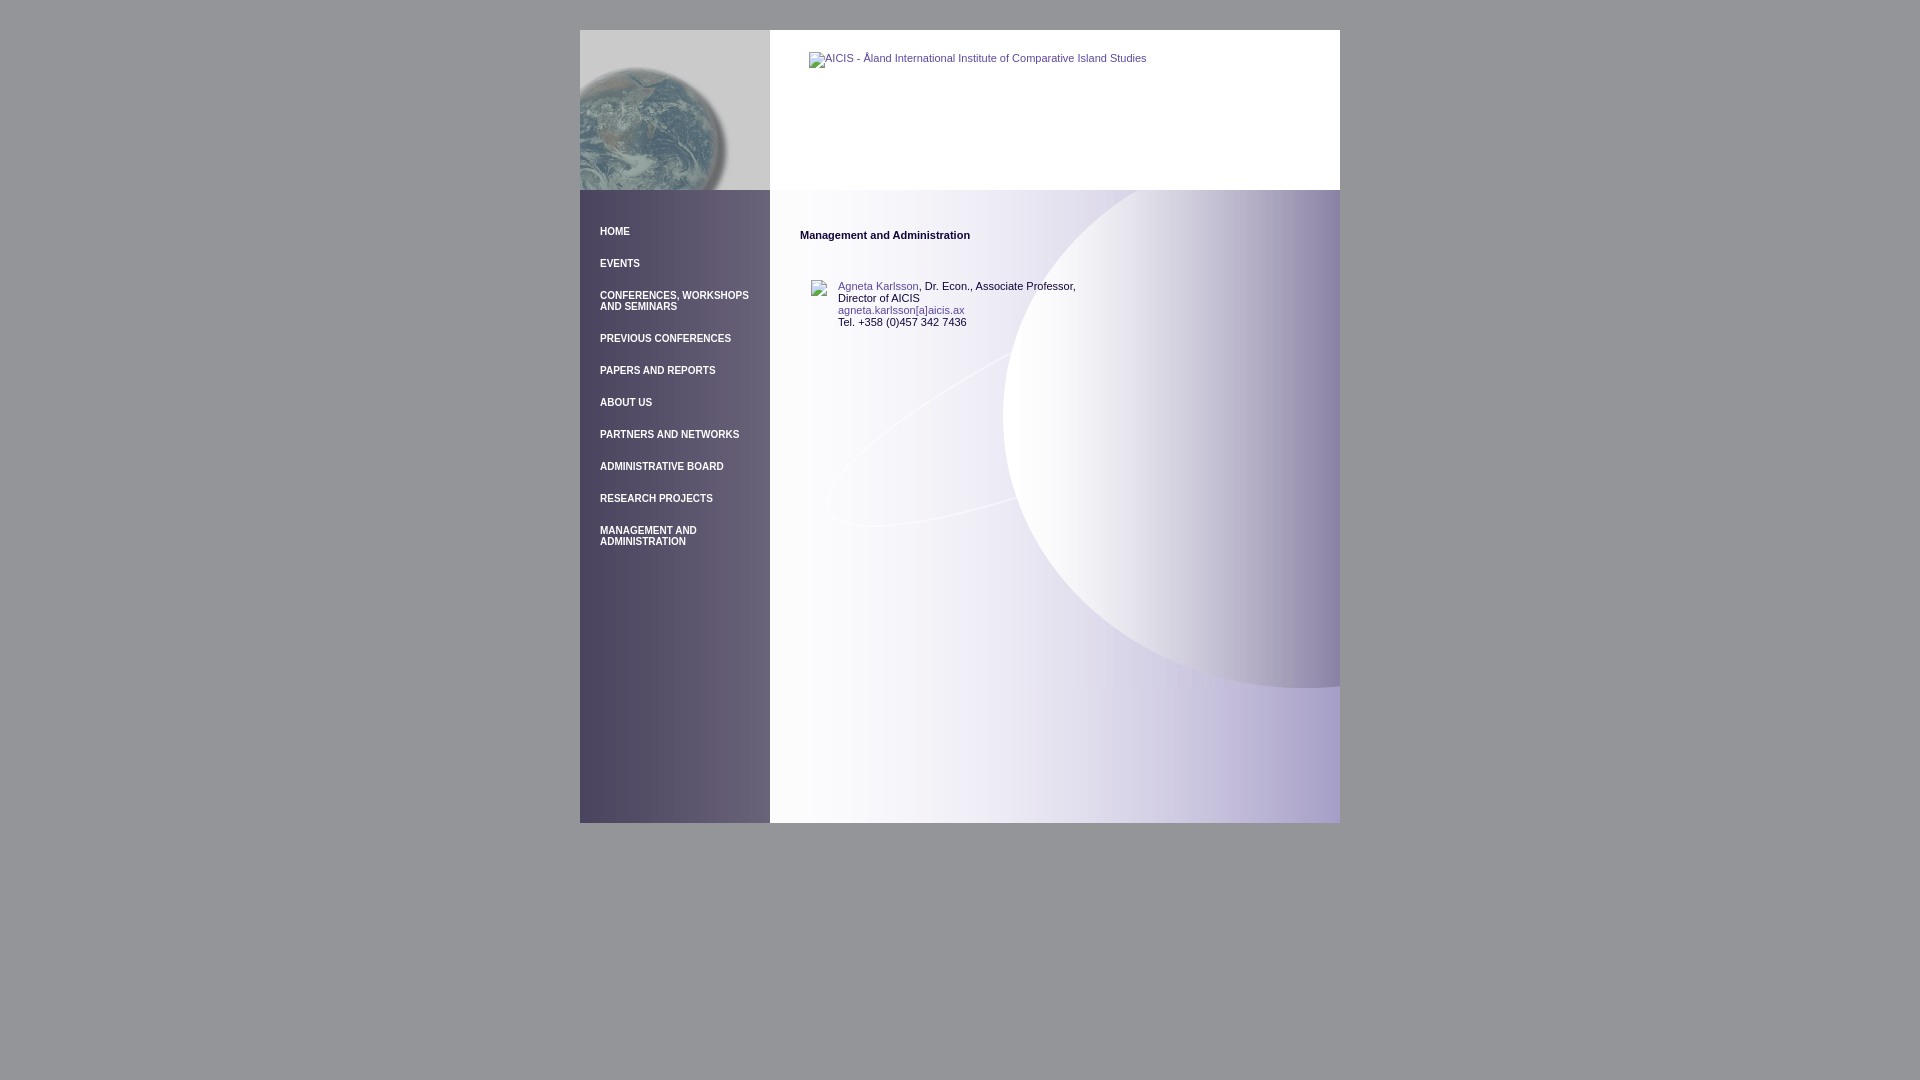 This screenshot has height=1080, width=1920. Describe the element at coordinates (613, 230) in the screenshot. I see `'HOME'` at that location.